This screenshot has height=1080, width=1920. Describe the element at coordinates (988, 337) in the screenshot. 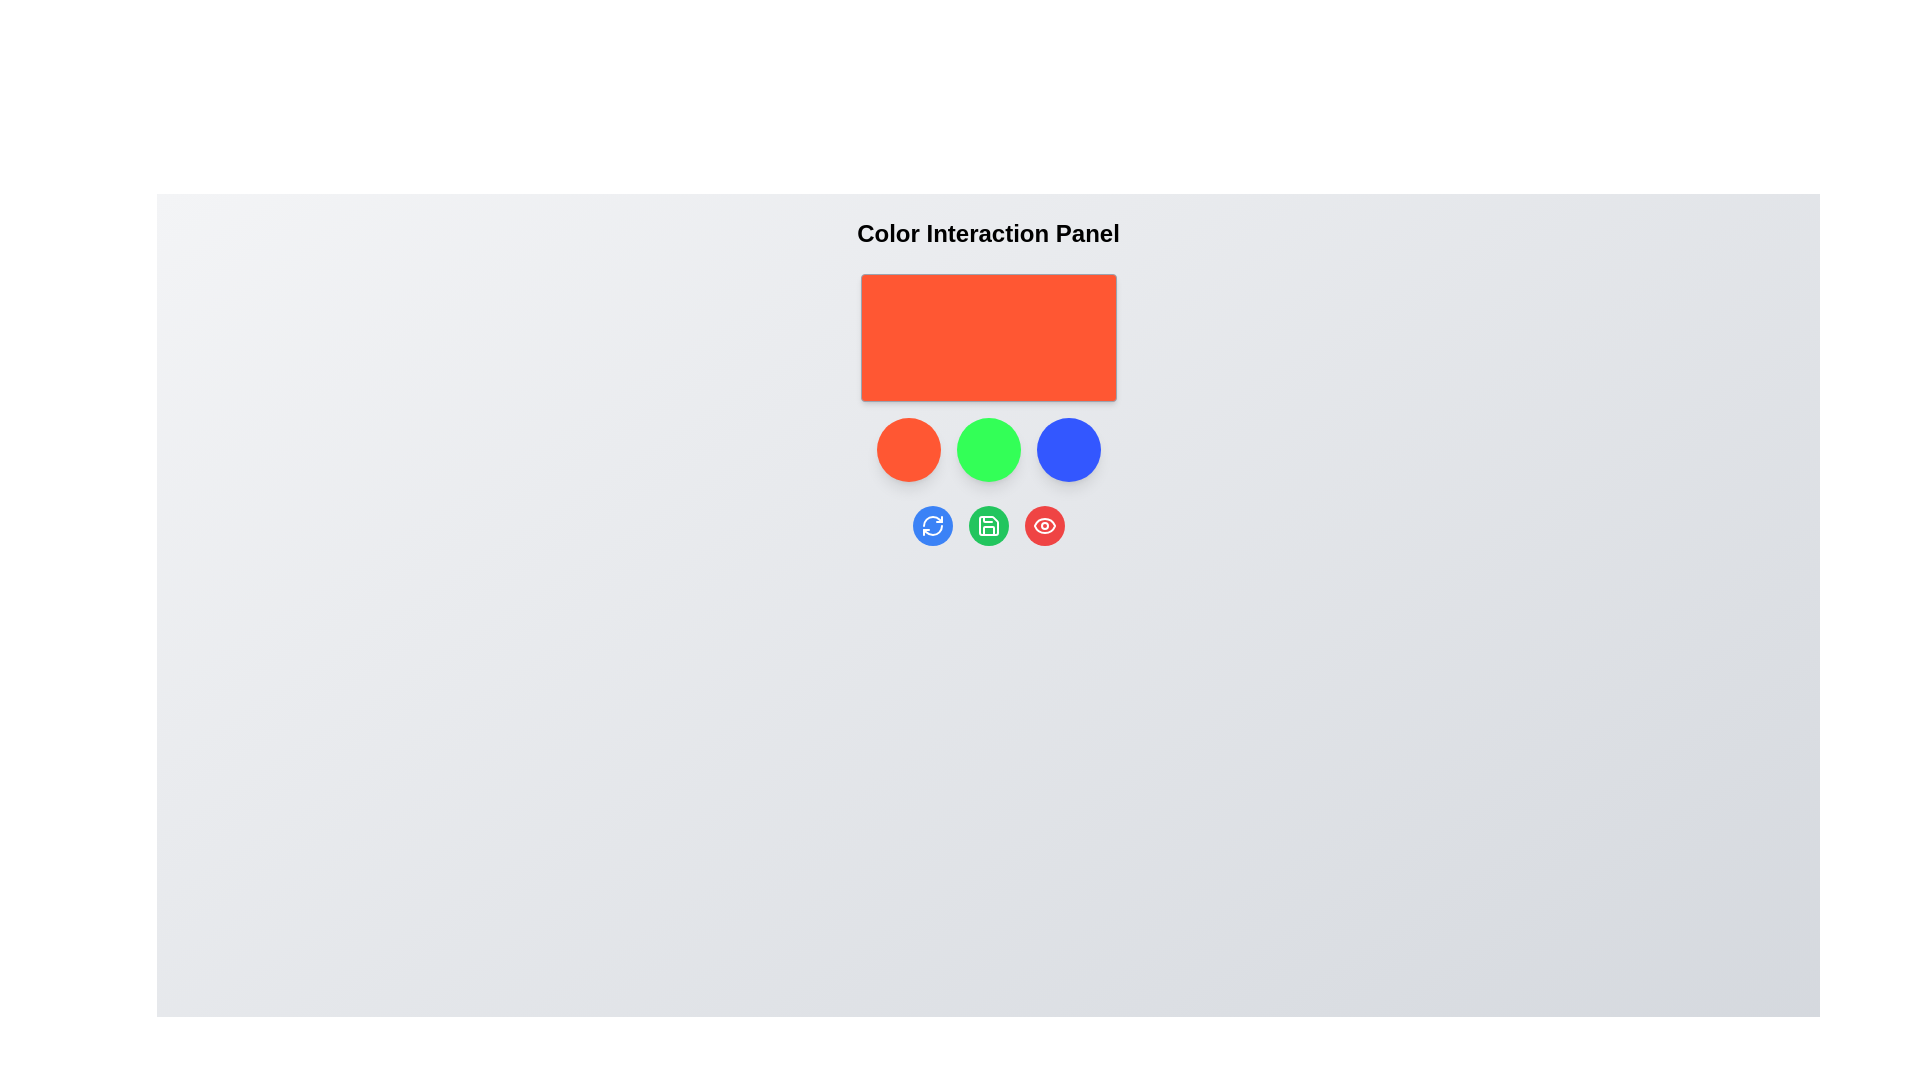

I see `the Static Display Area which is a rectangular block with rounded corners, vibrant red background, located below the 'Color Interaction Panel'` at that location.